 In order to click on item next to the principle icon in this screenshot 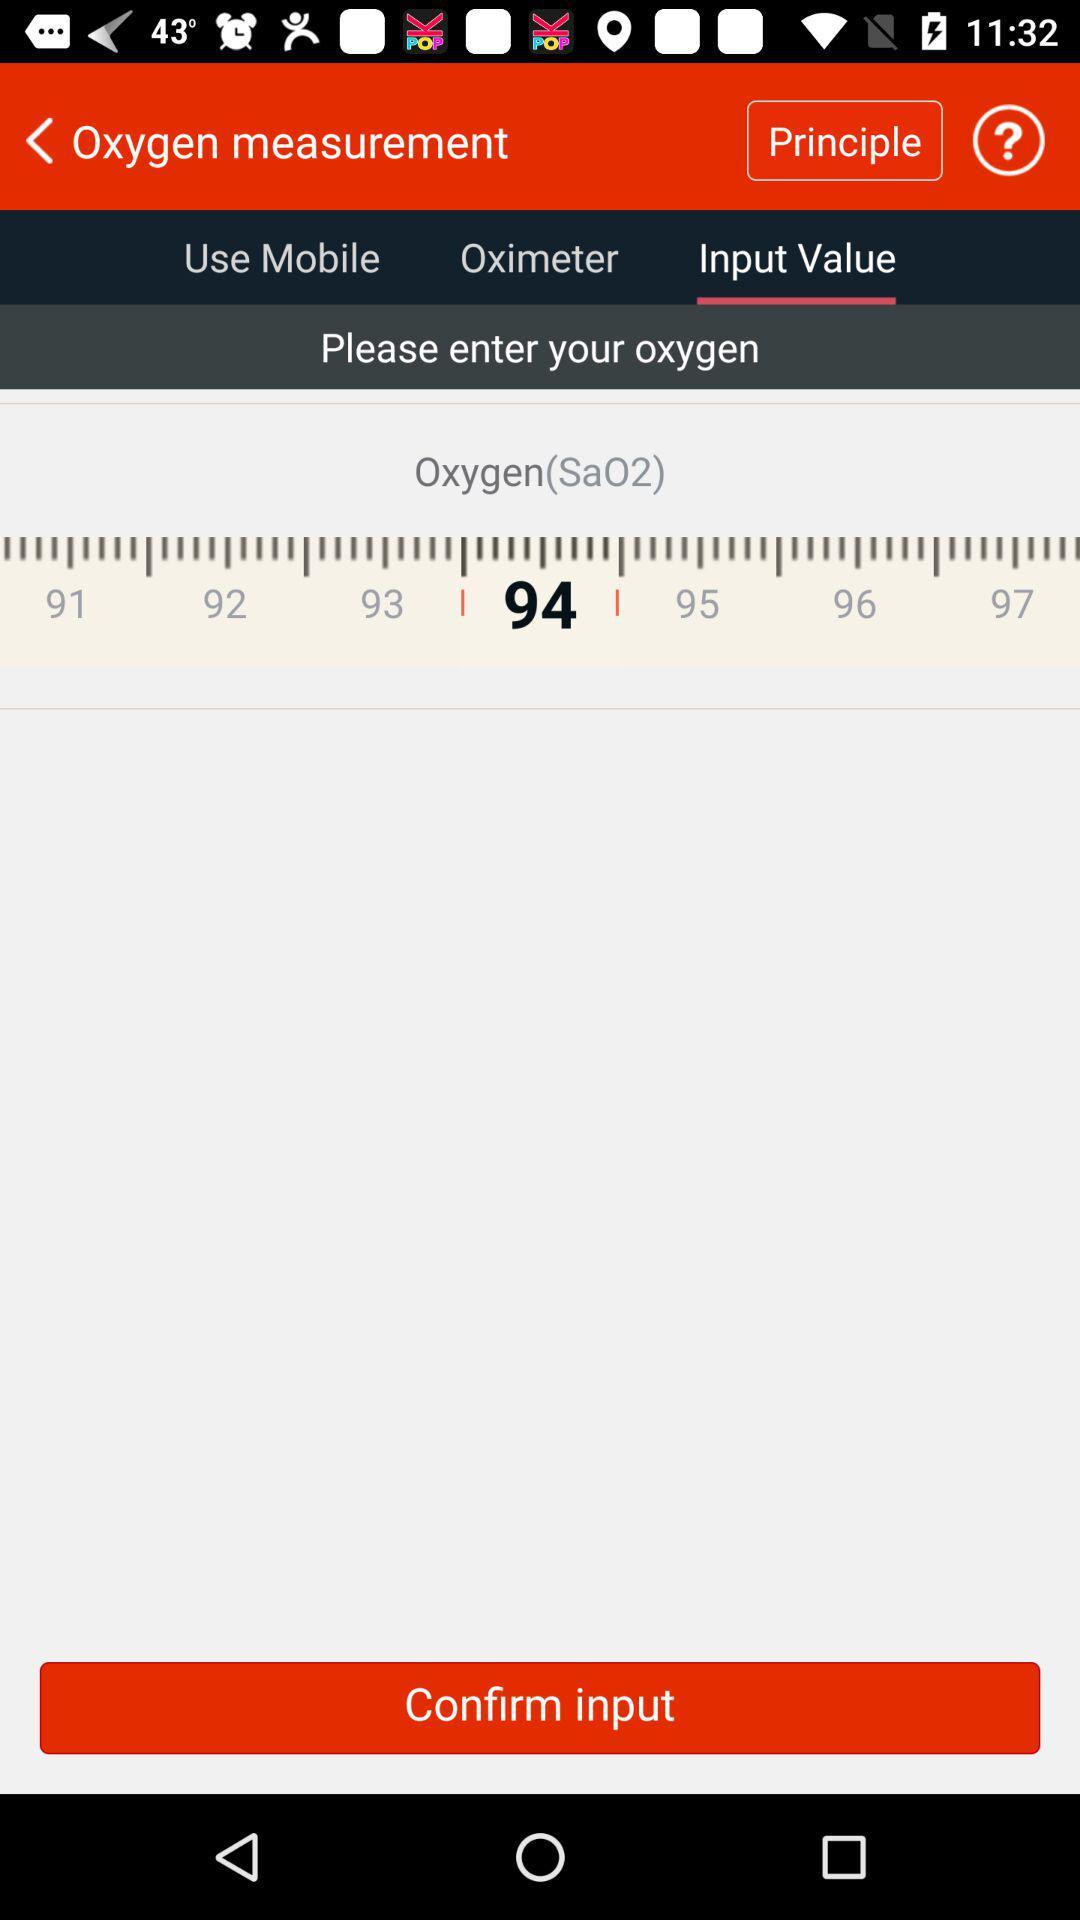, I will do `click(373, 139)`.